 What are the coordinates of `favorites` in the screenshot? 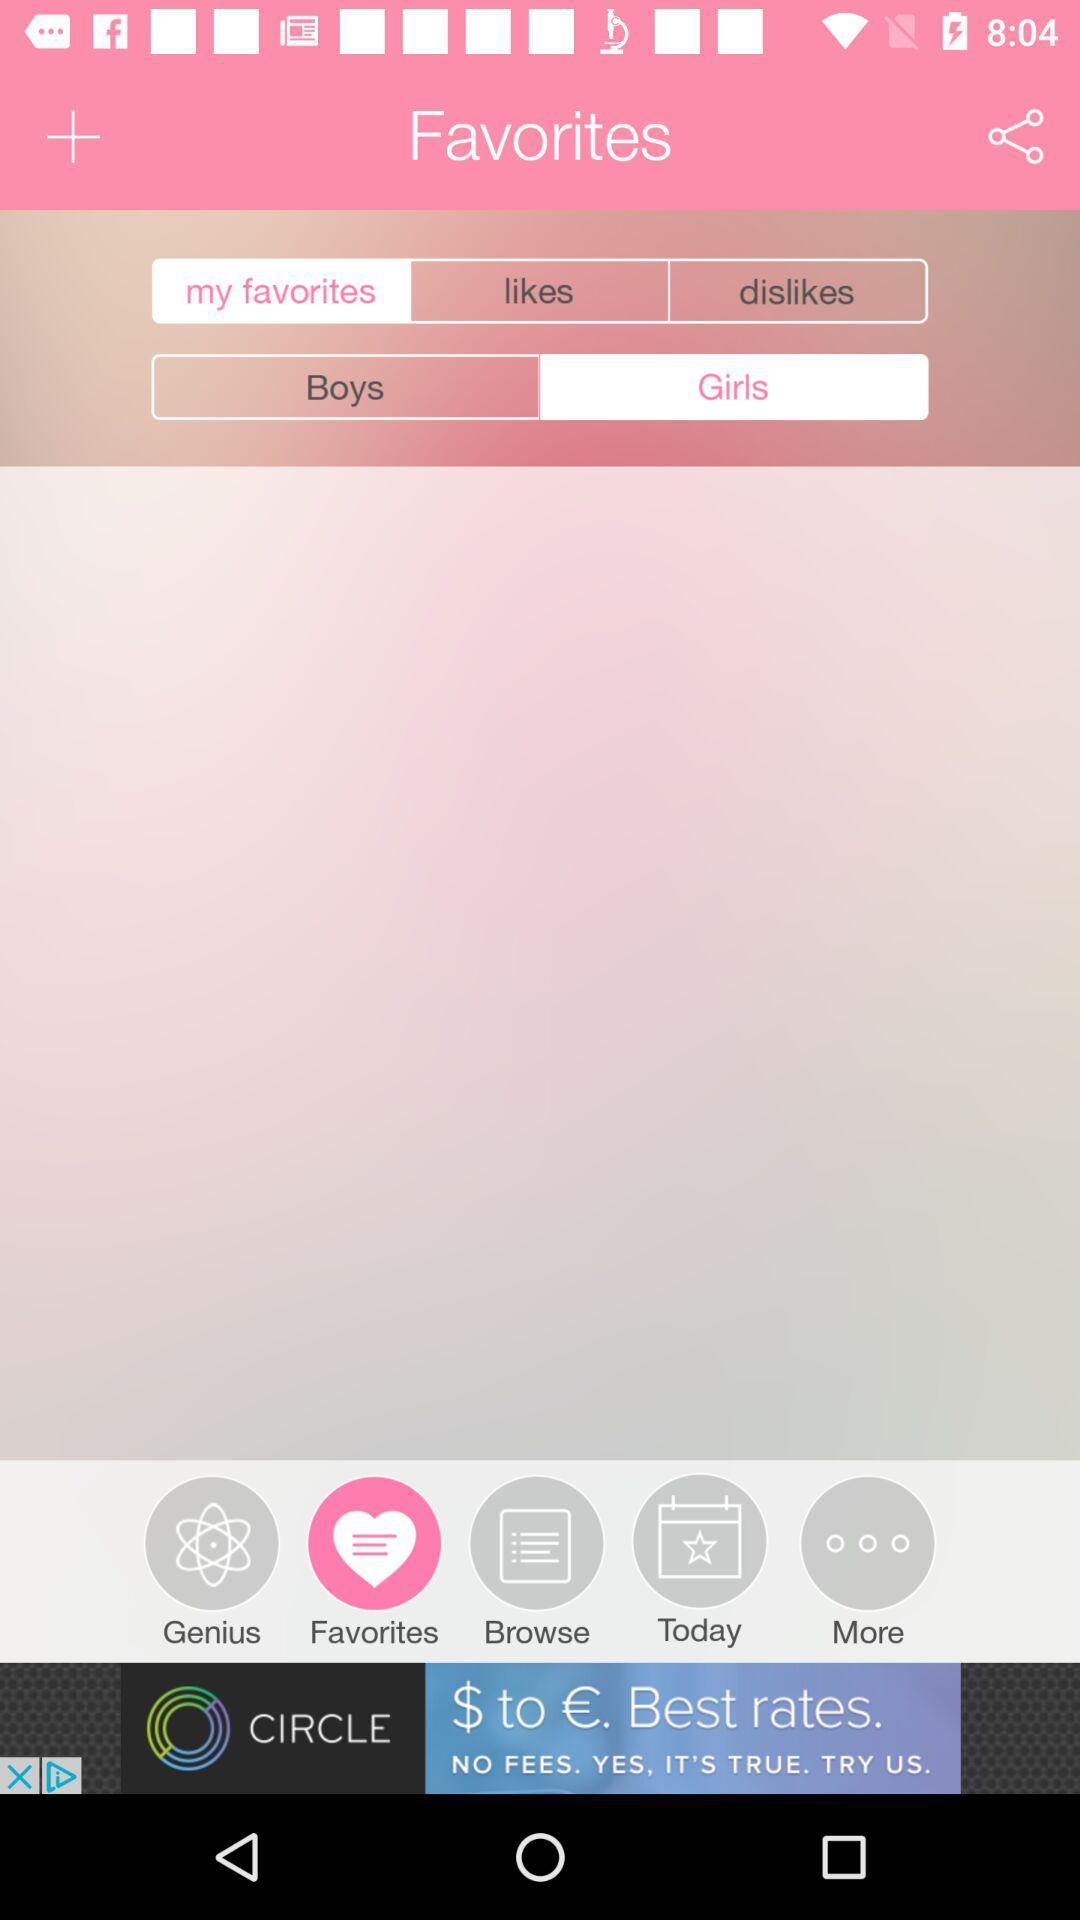 It's located at (278, 290).